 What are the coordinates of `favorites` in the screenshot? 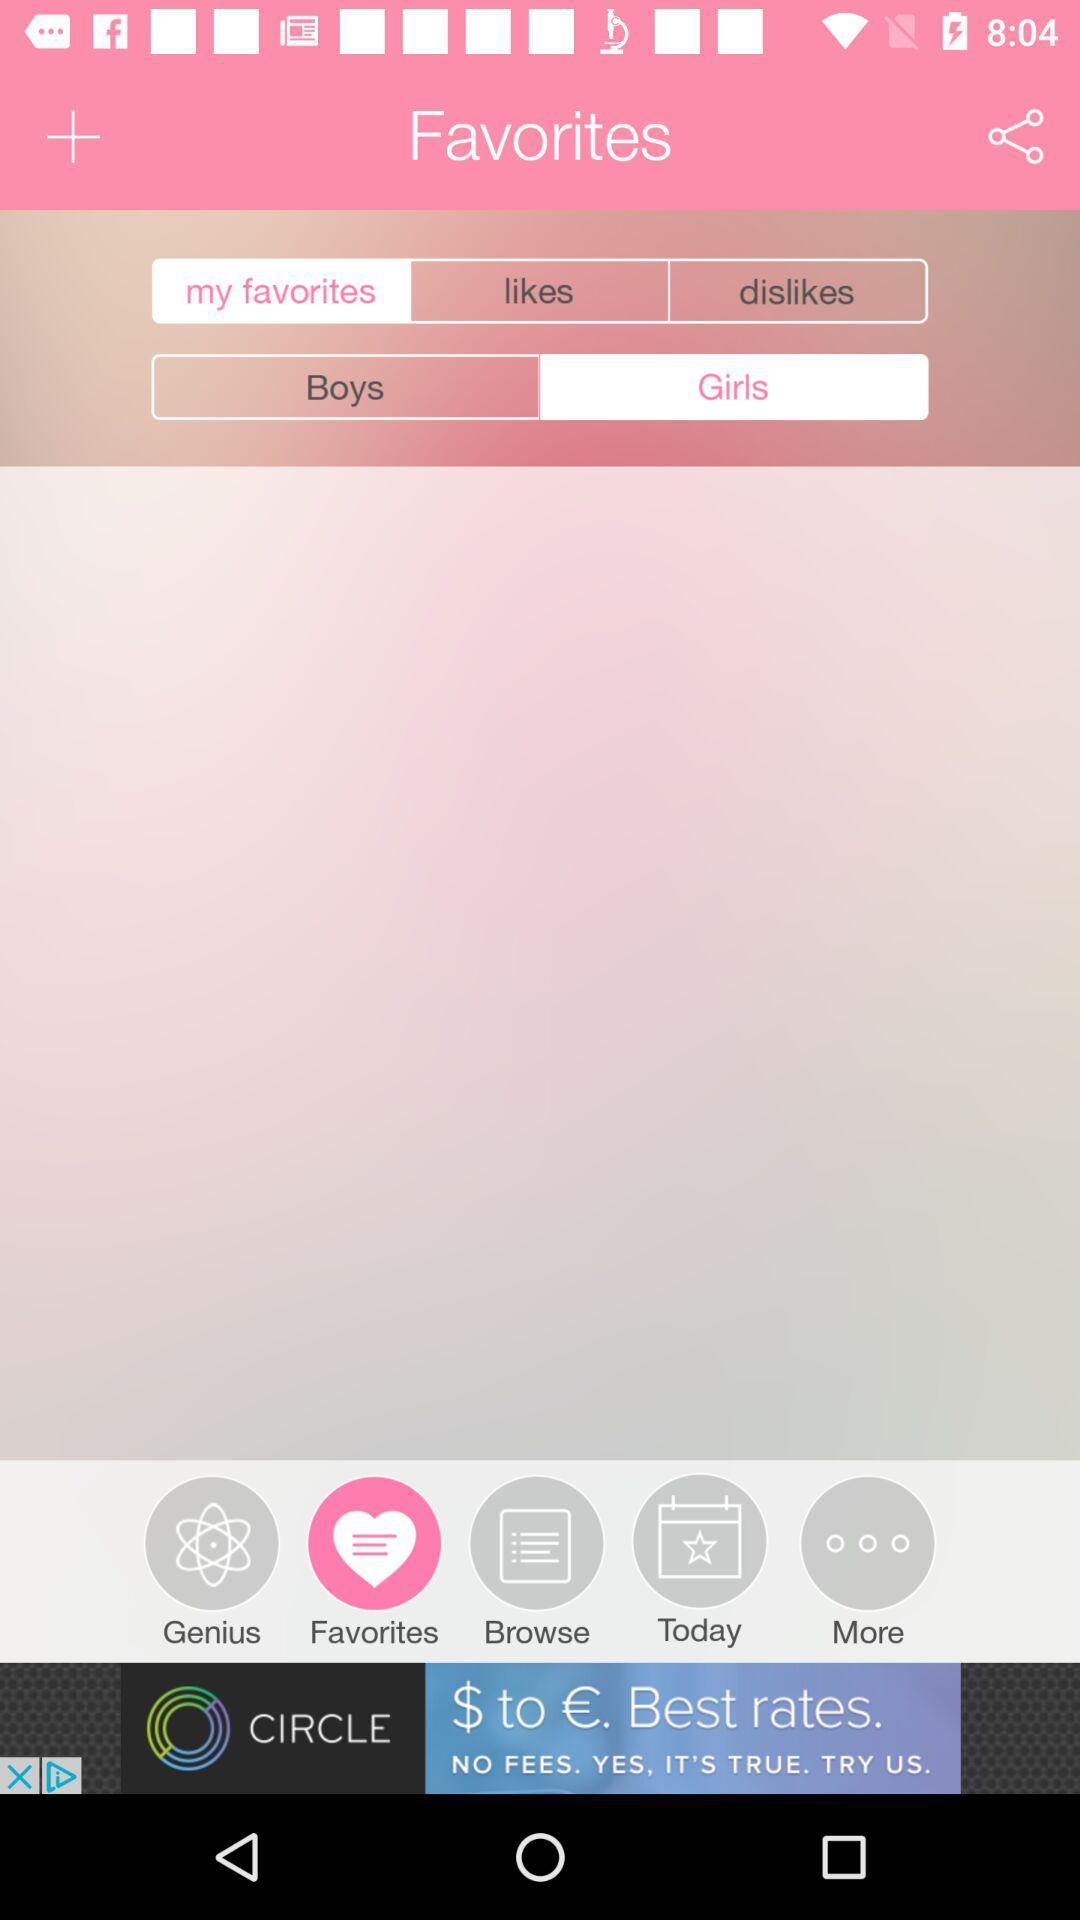 It's located at (278, 290).